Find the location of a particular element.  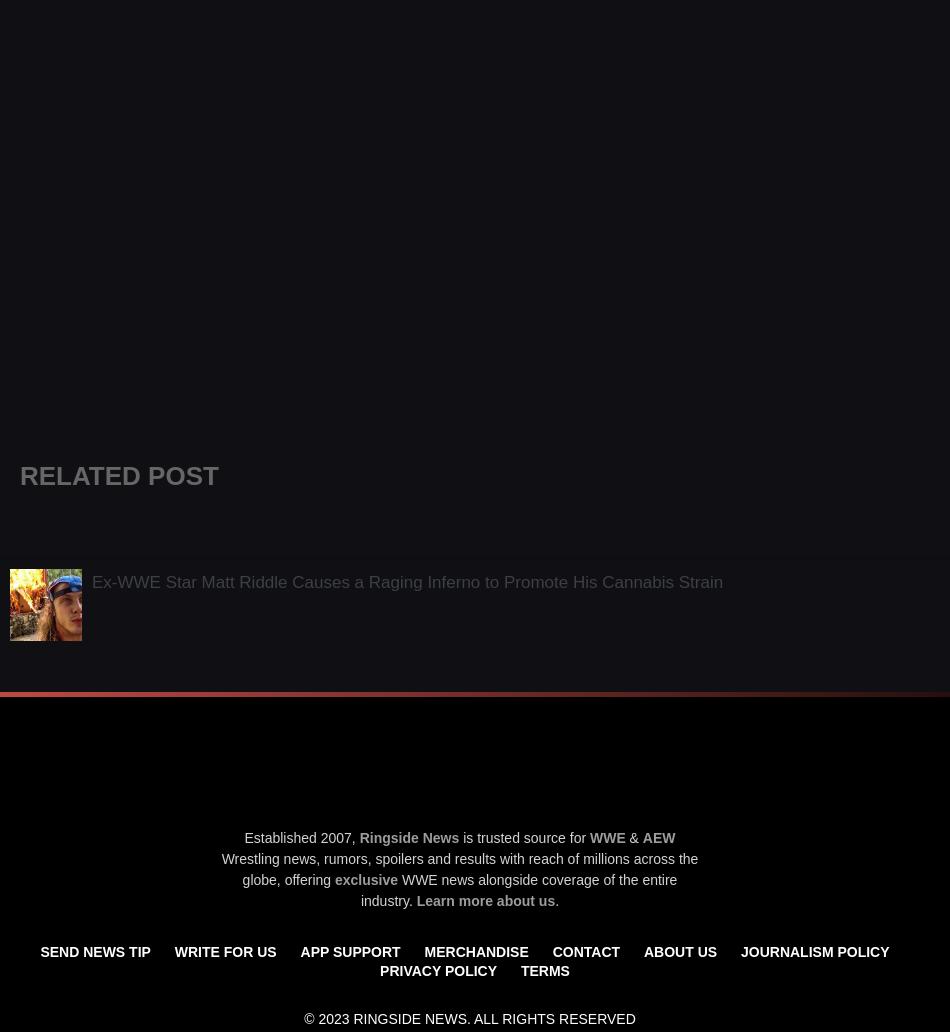

'Learn more about us' is located at coordinates (485, 900).